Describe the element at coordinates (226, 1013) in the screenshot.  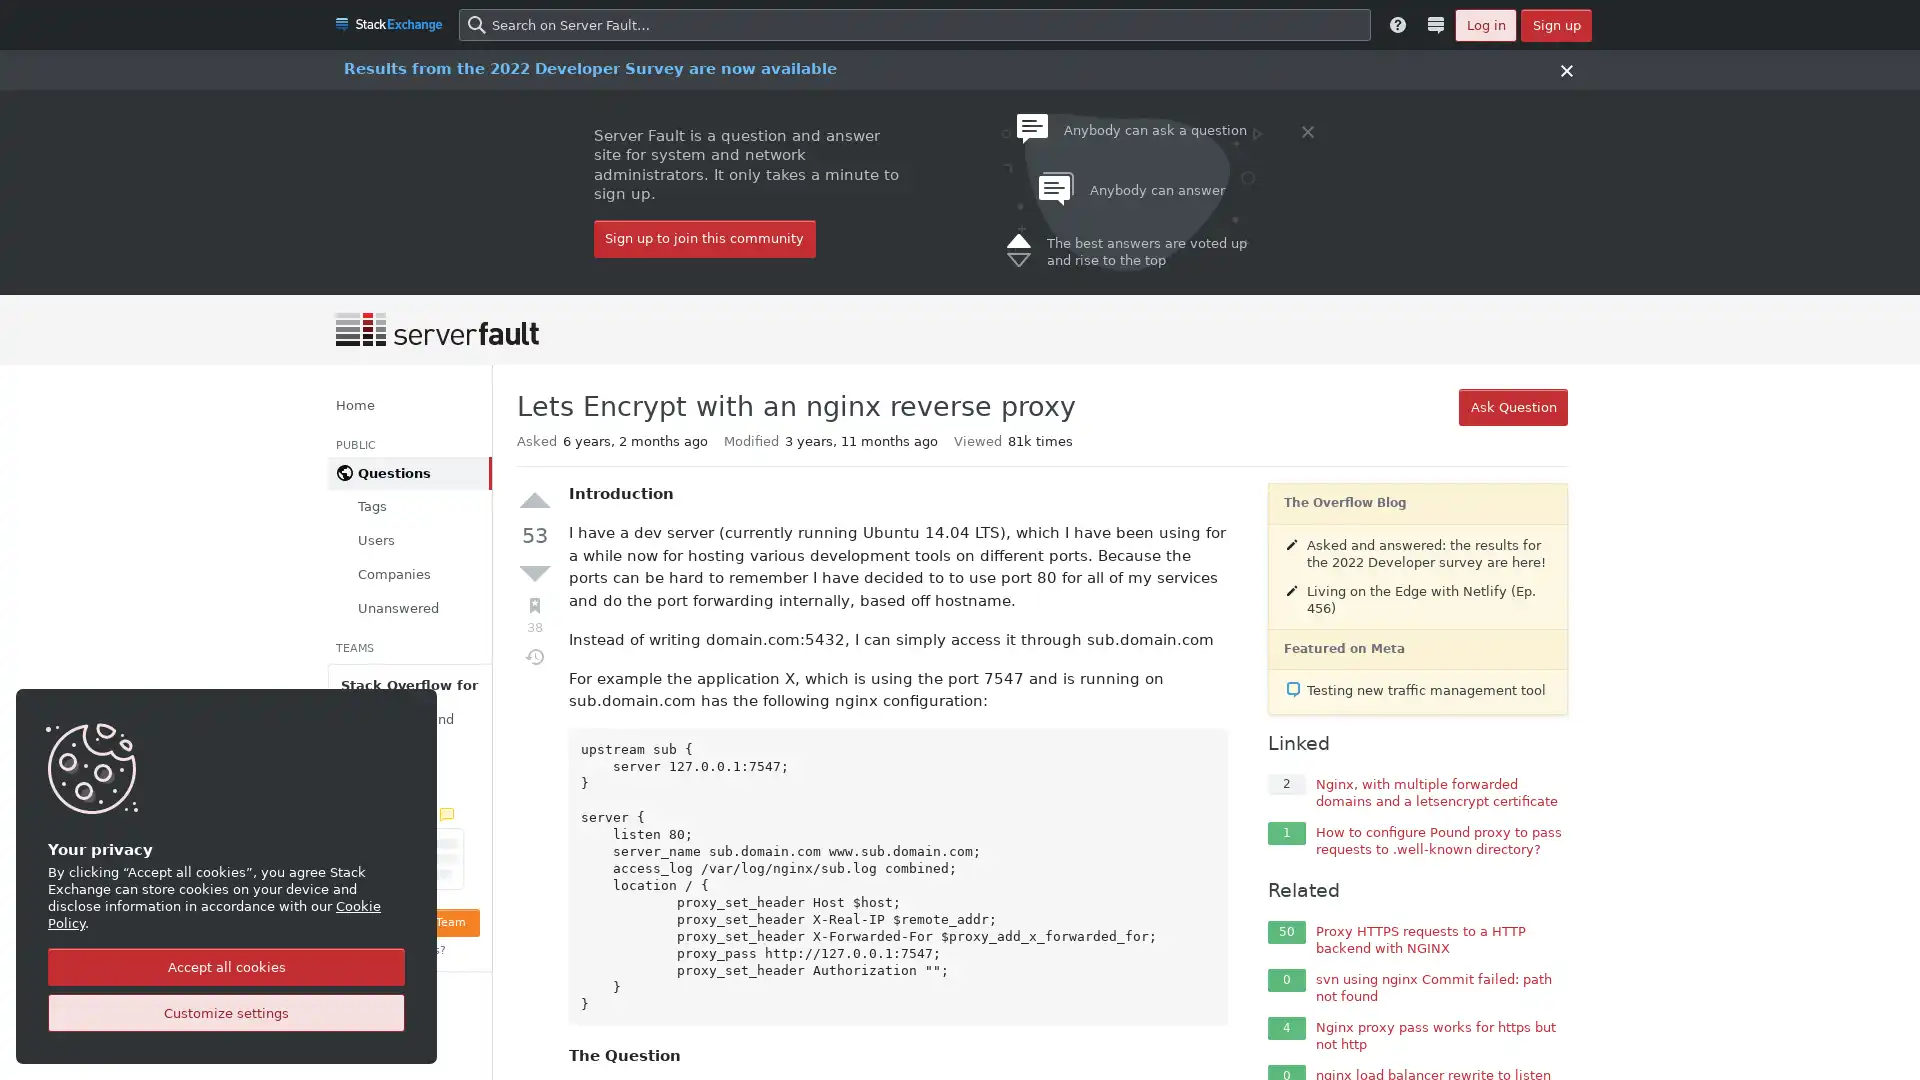
I see `Customize settings` at that location.